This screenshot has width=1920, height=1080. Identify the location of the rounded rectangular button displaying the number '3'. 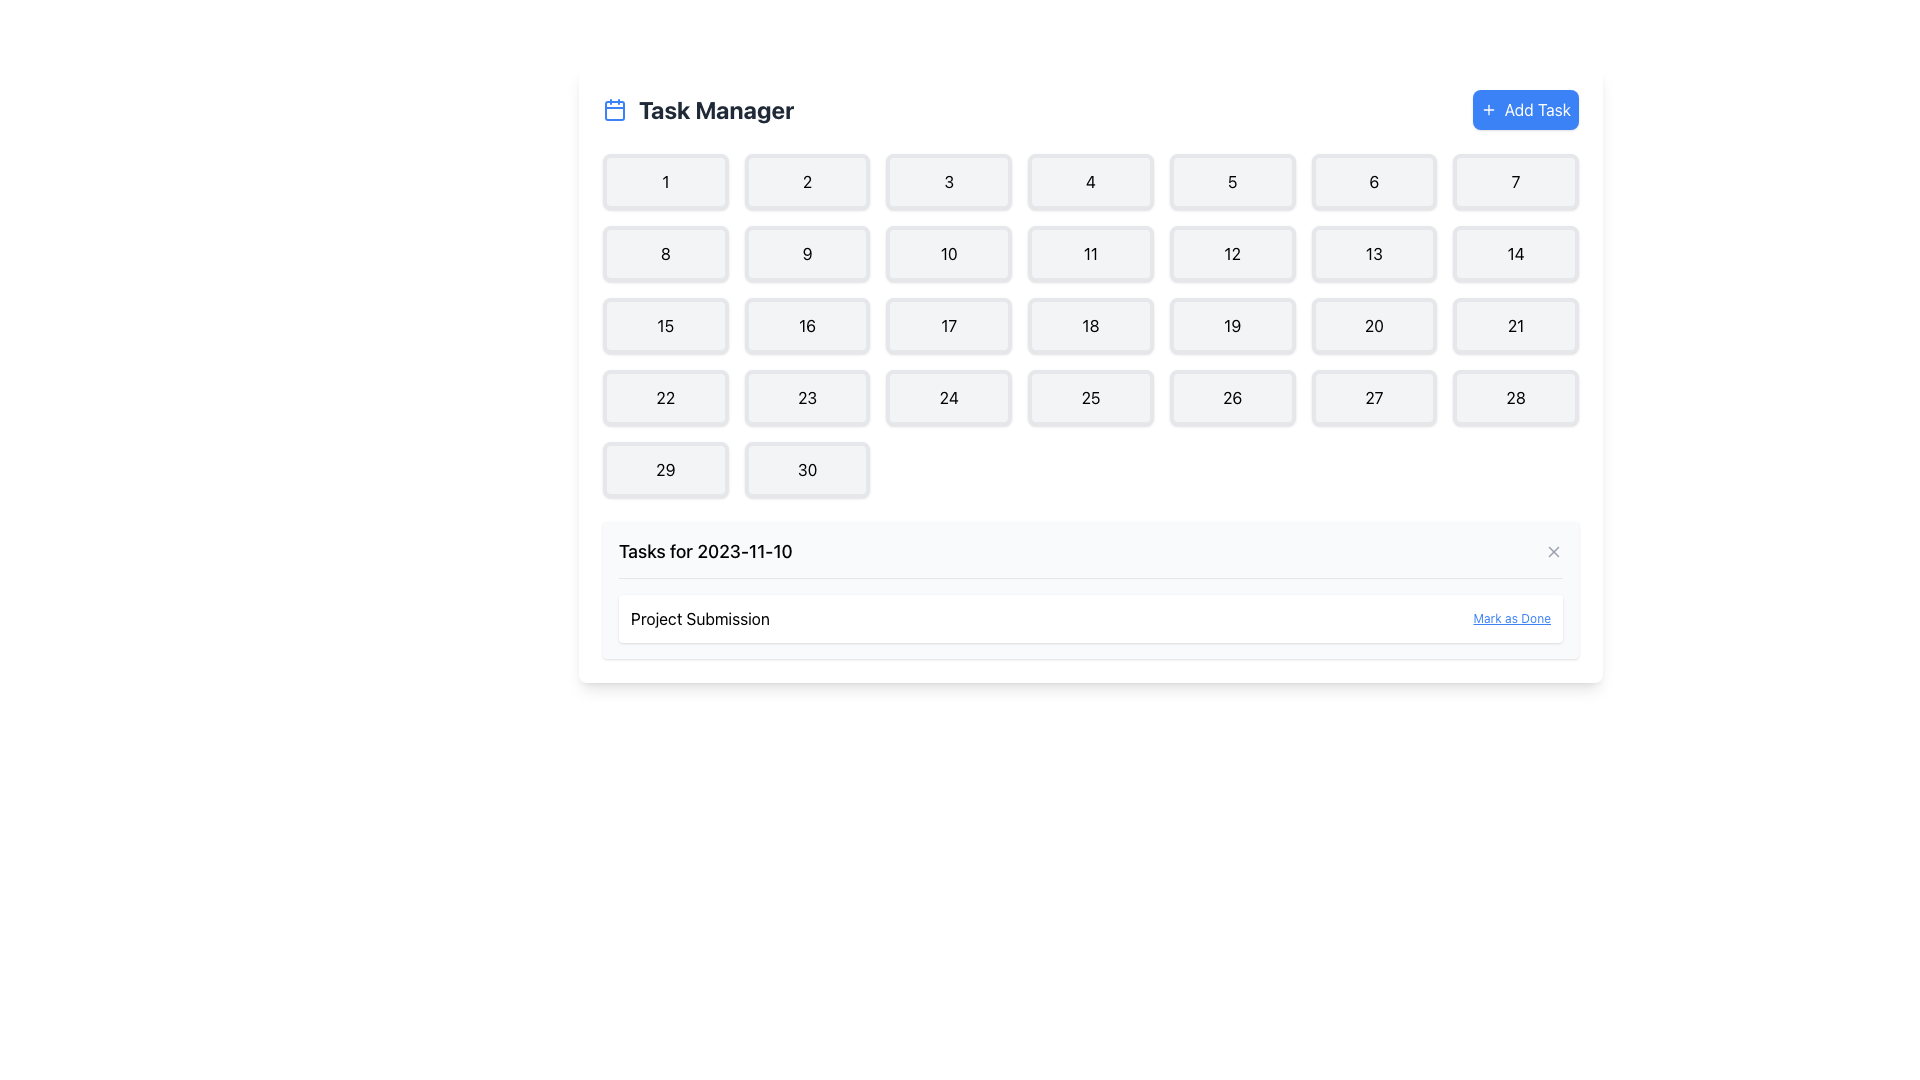
(948, 181).